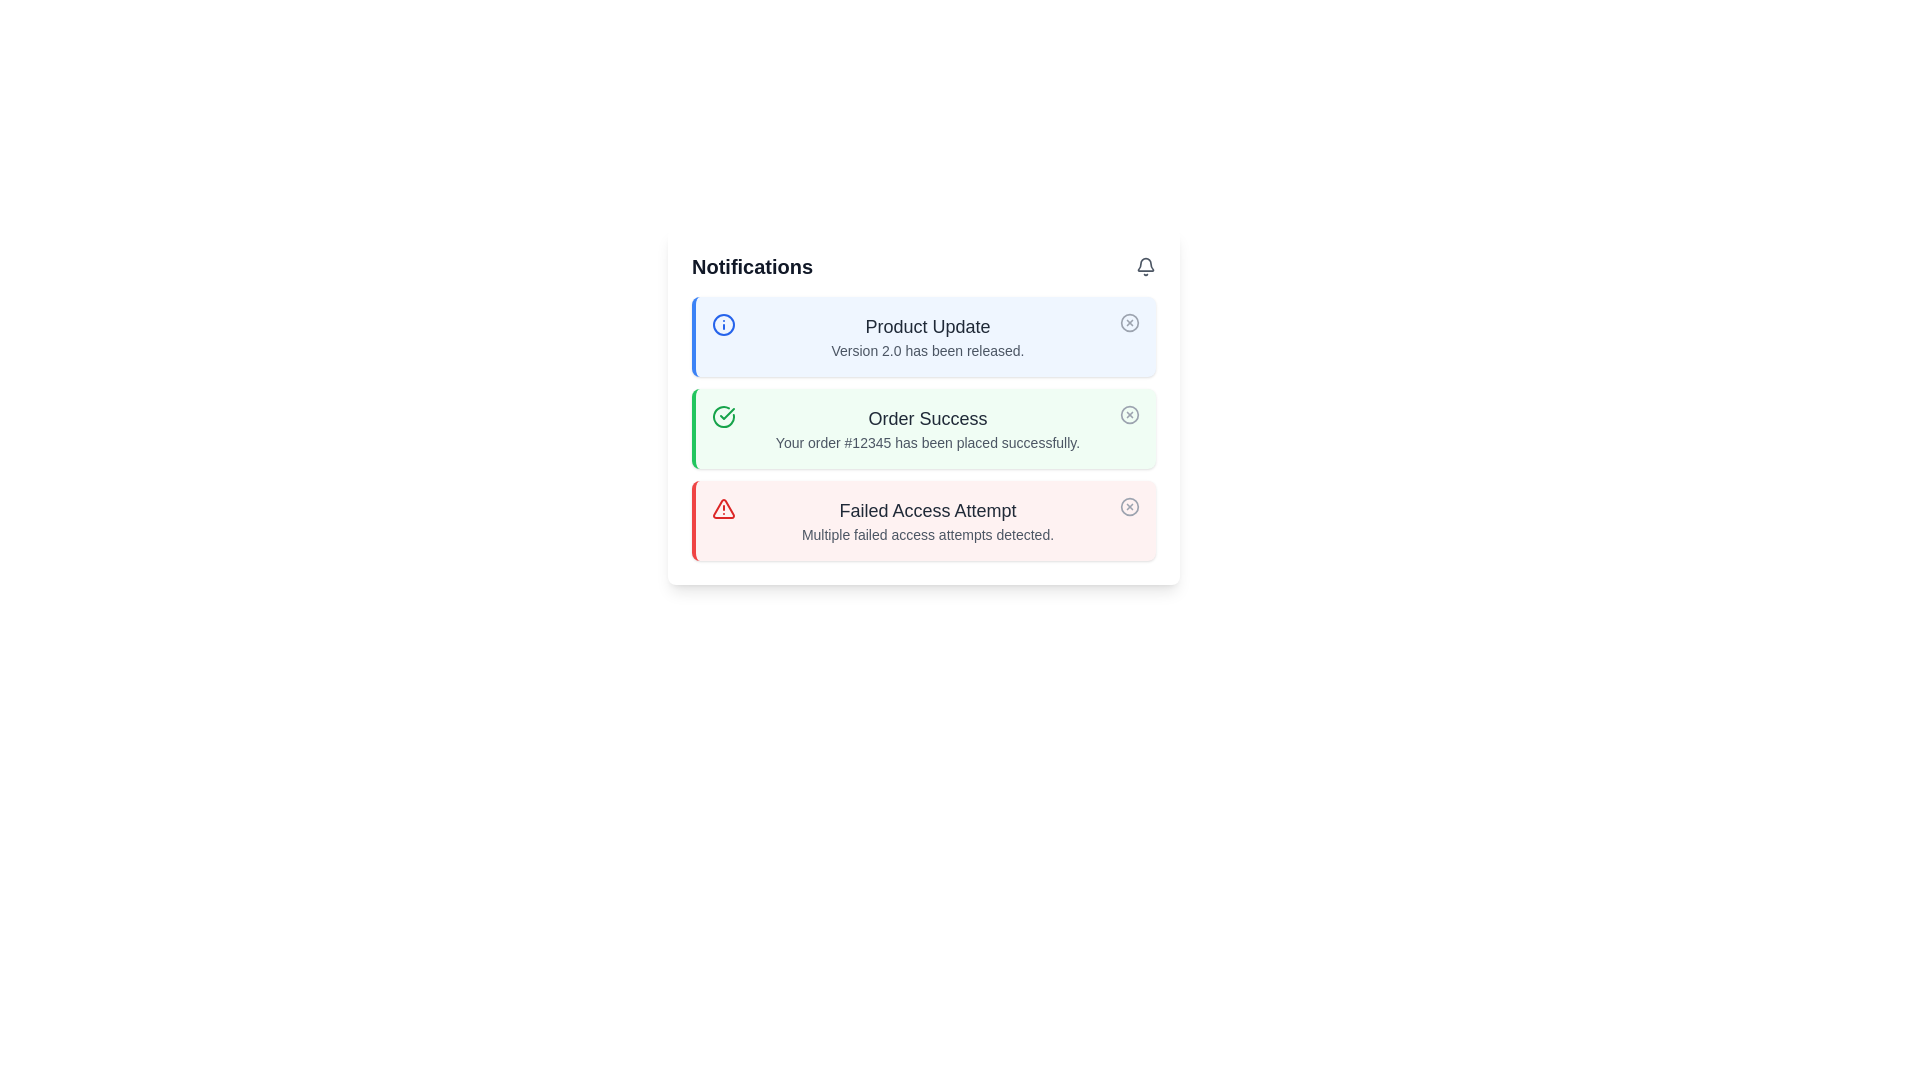  What do you see at coordinates (723, 323) in the screenshot?
I see `the informational alert icon within the 'Product Update' notification card, located on the left side of the card` at bounding box center [723, 323].